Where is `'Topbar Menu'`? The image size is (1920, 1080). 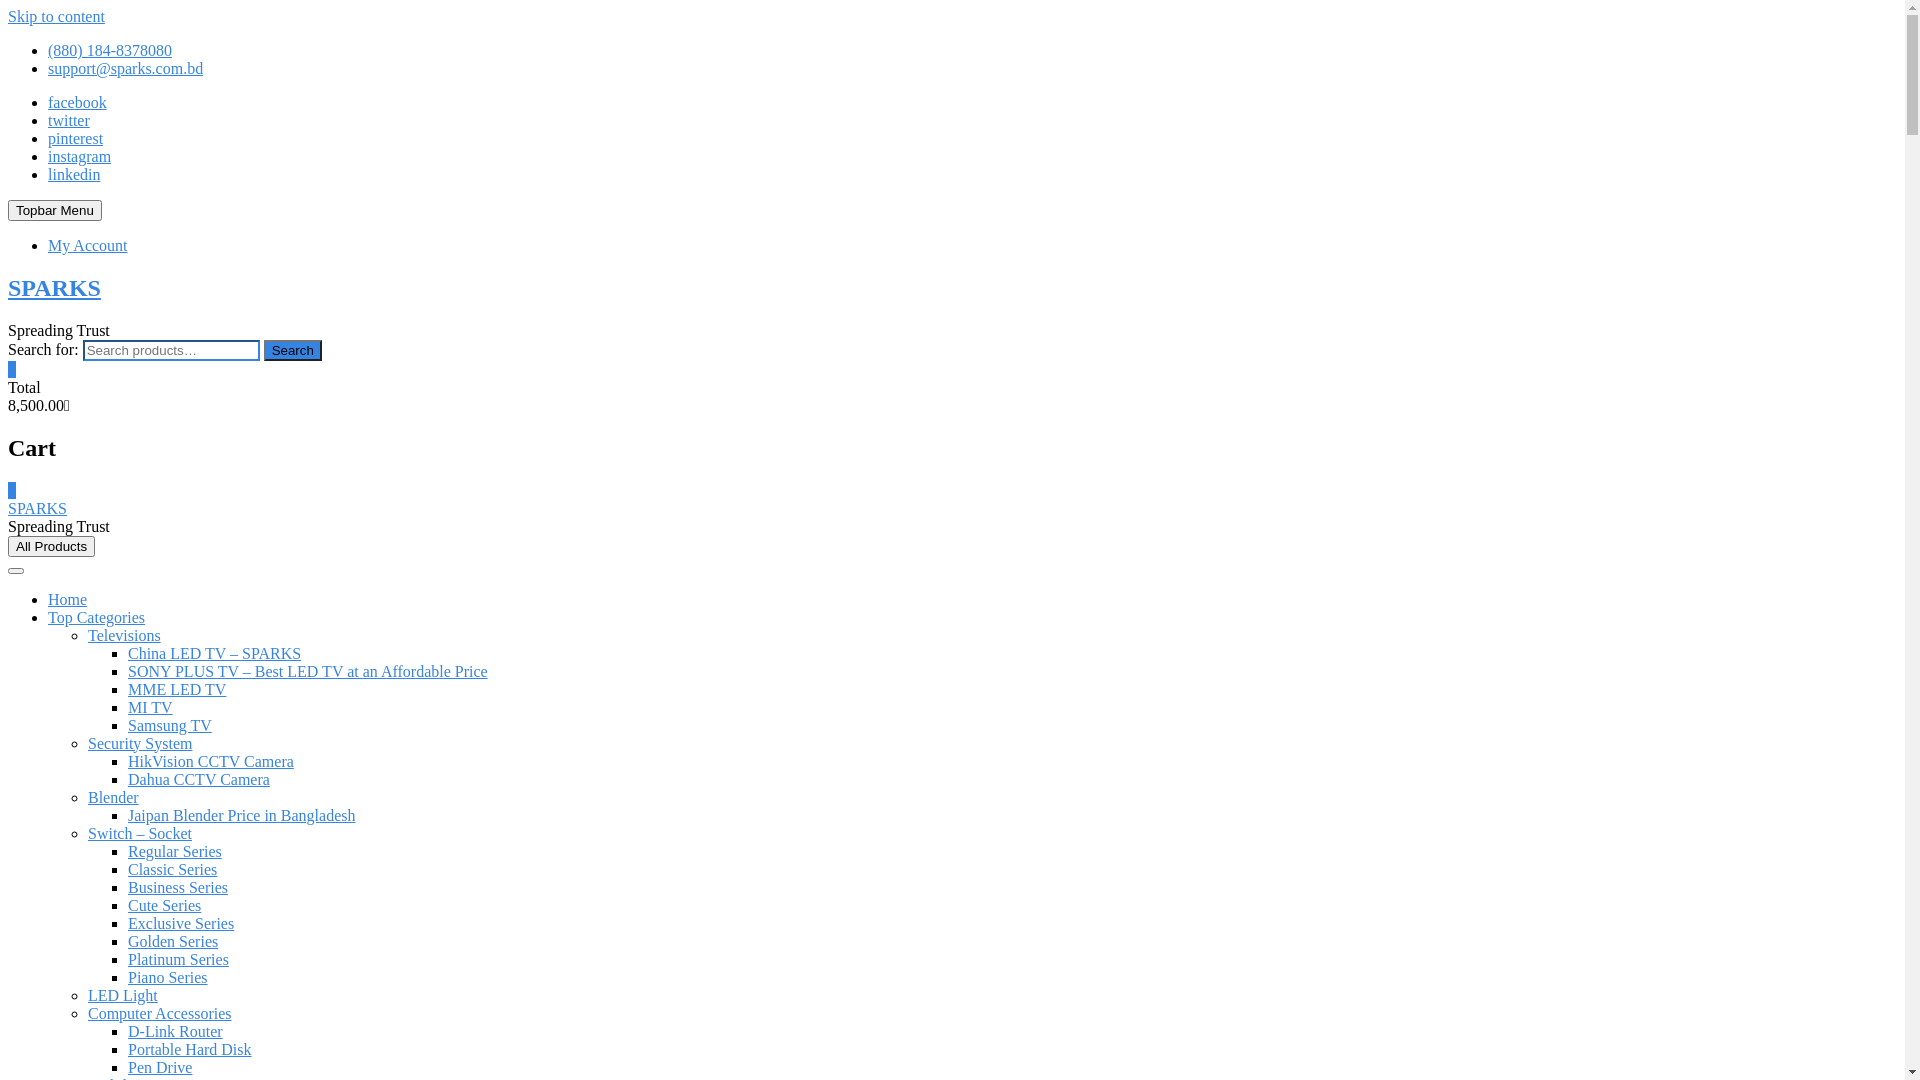 'Topbar Menu' is located at coordinates (8, 210).